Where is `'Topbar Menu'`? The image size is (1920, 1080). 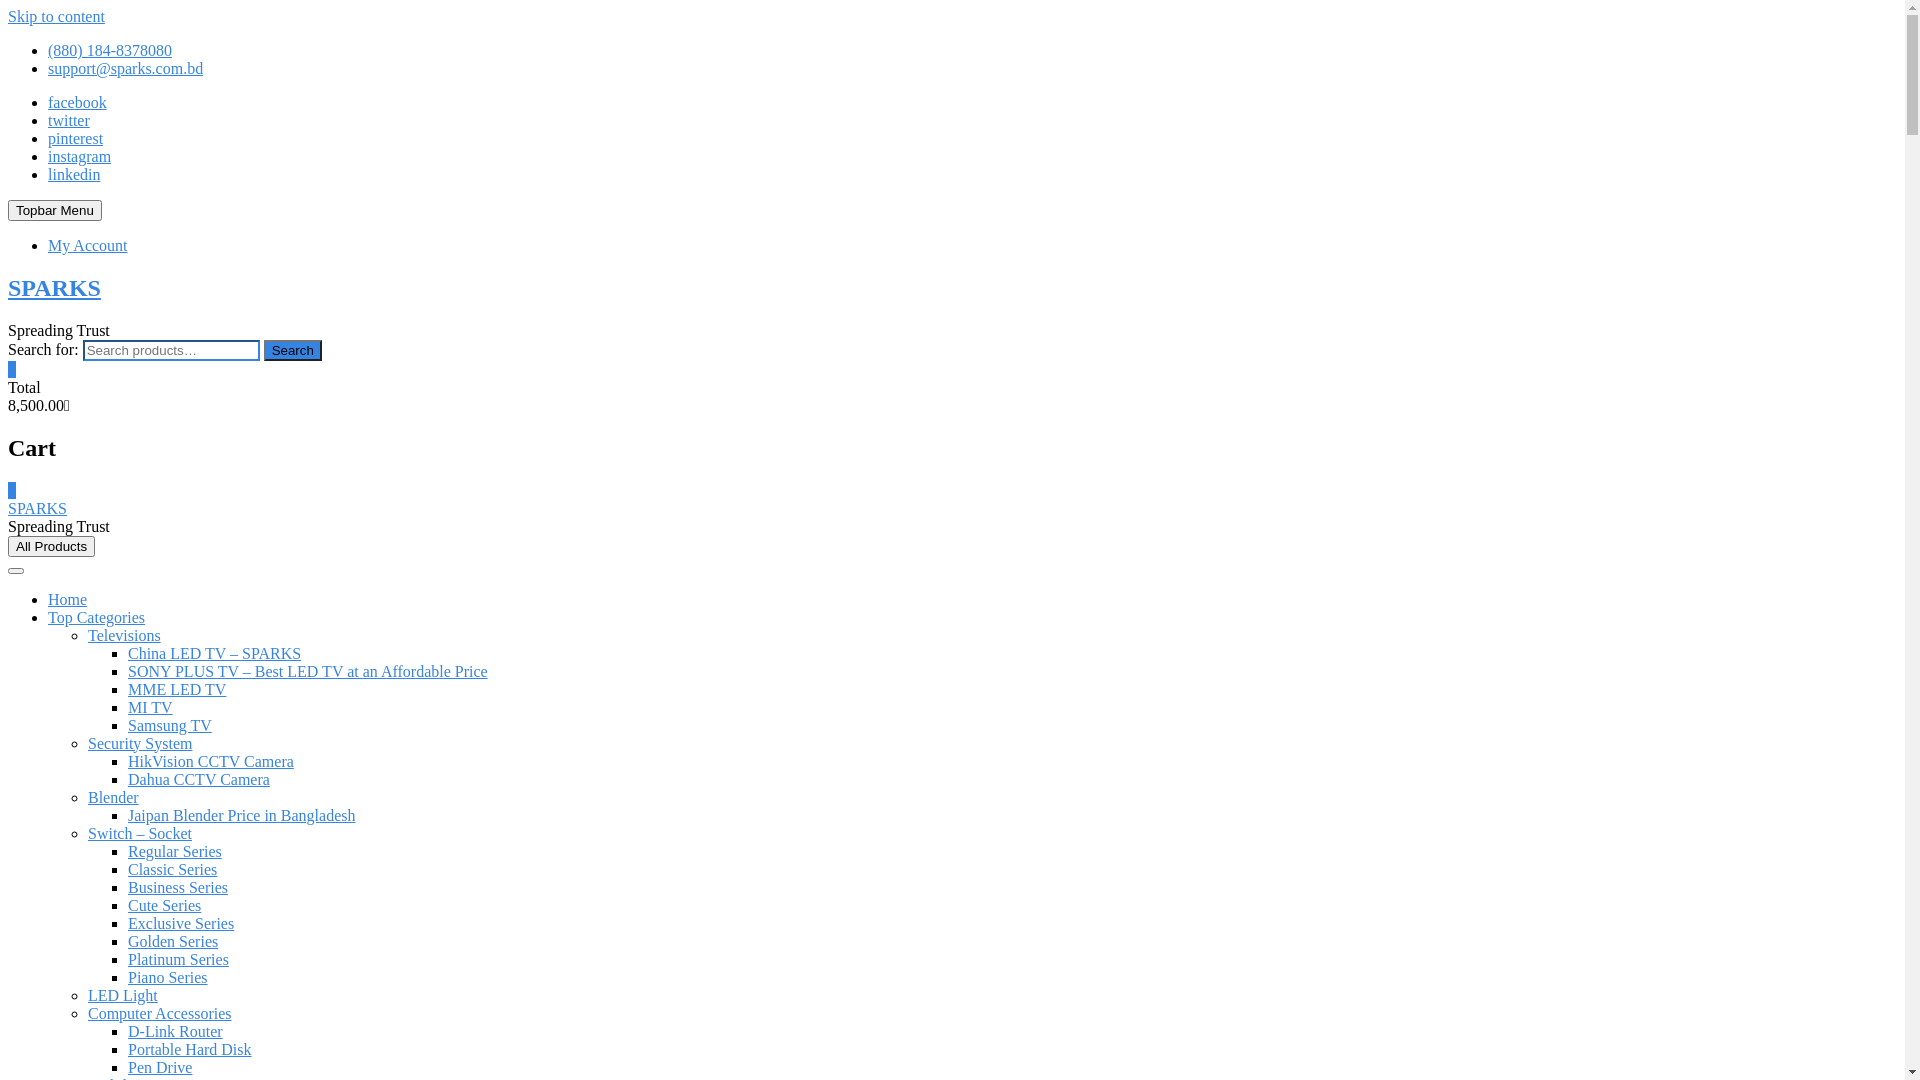 'Topbar Menu' is located at coordinates (8, 210).